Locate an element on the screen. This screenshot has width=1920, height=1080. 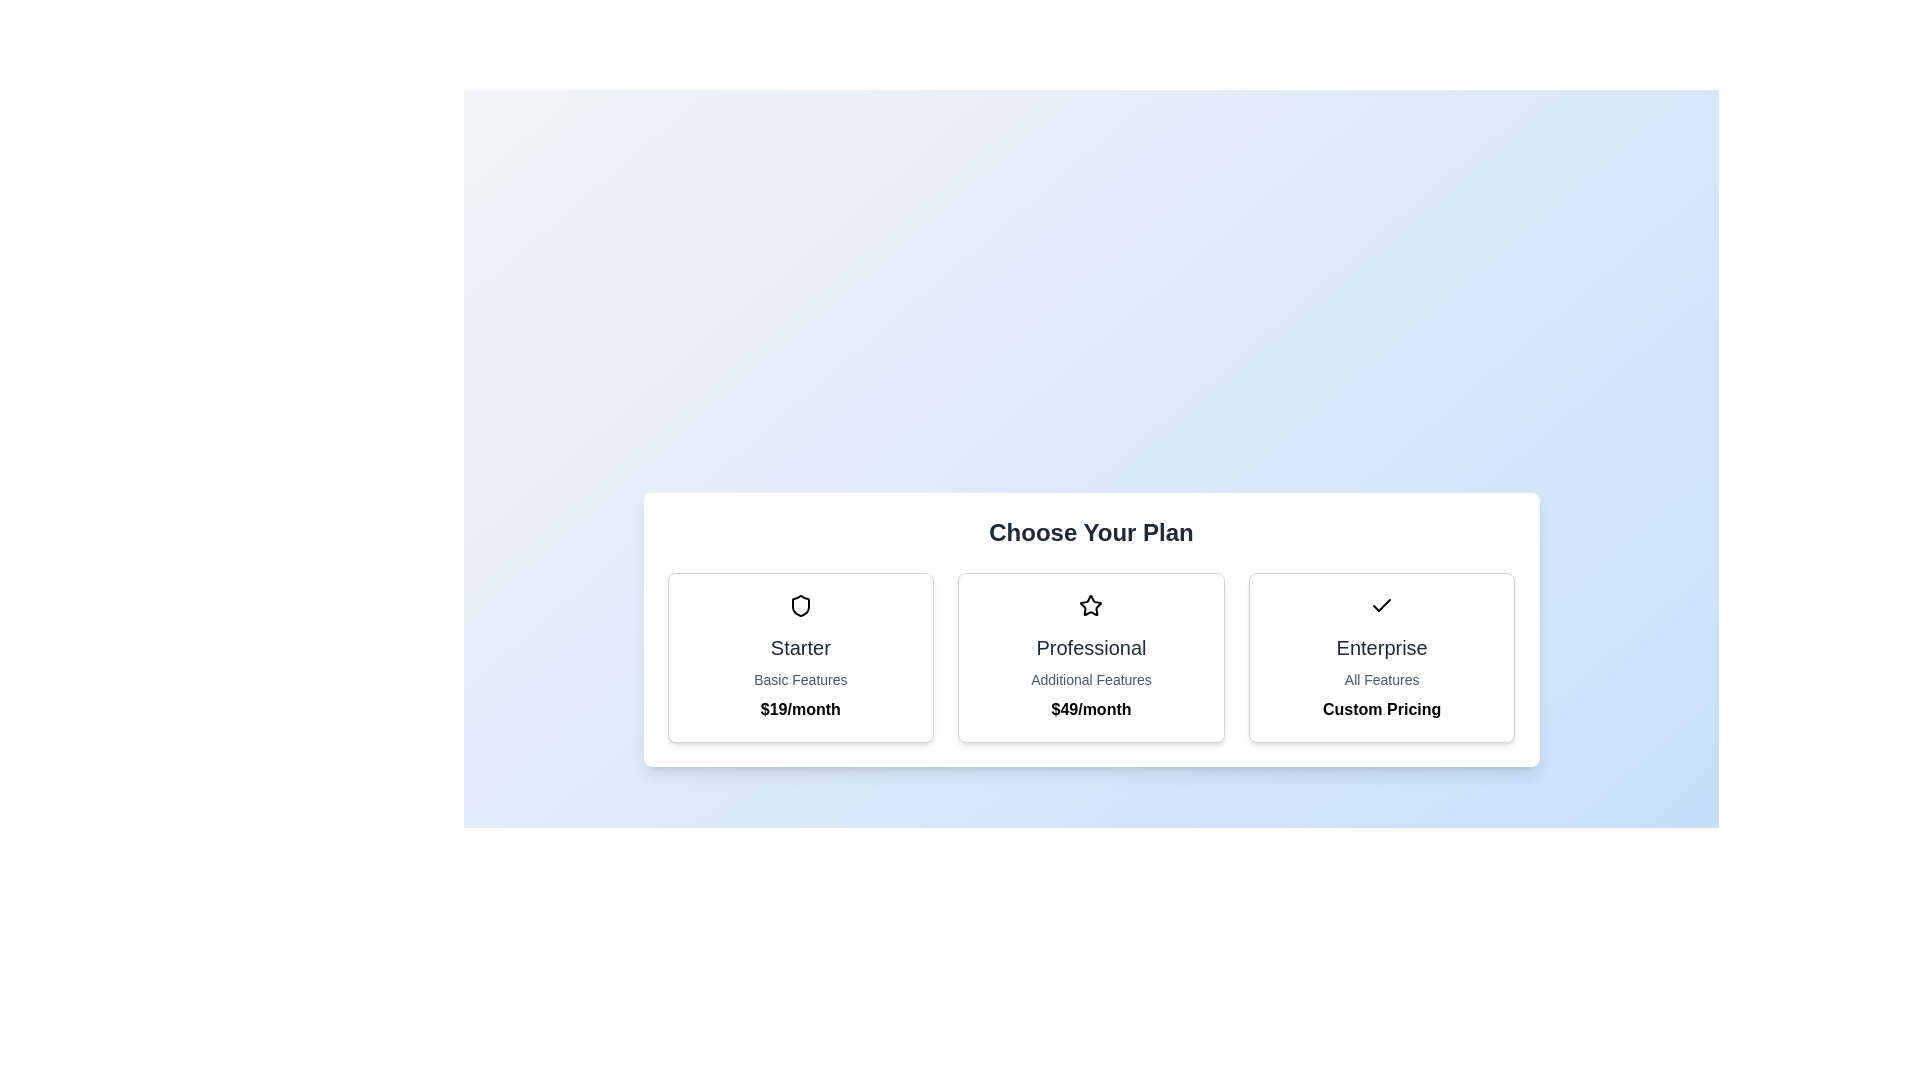
pricing information displayed as '$19/month' in bold style at the bottom of the leftmost pricing card in the 'Choose Your Plan' section is located at coordinates (800, 708).